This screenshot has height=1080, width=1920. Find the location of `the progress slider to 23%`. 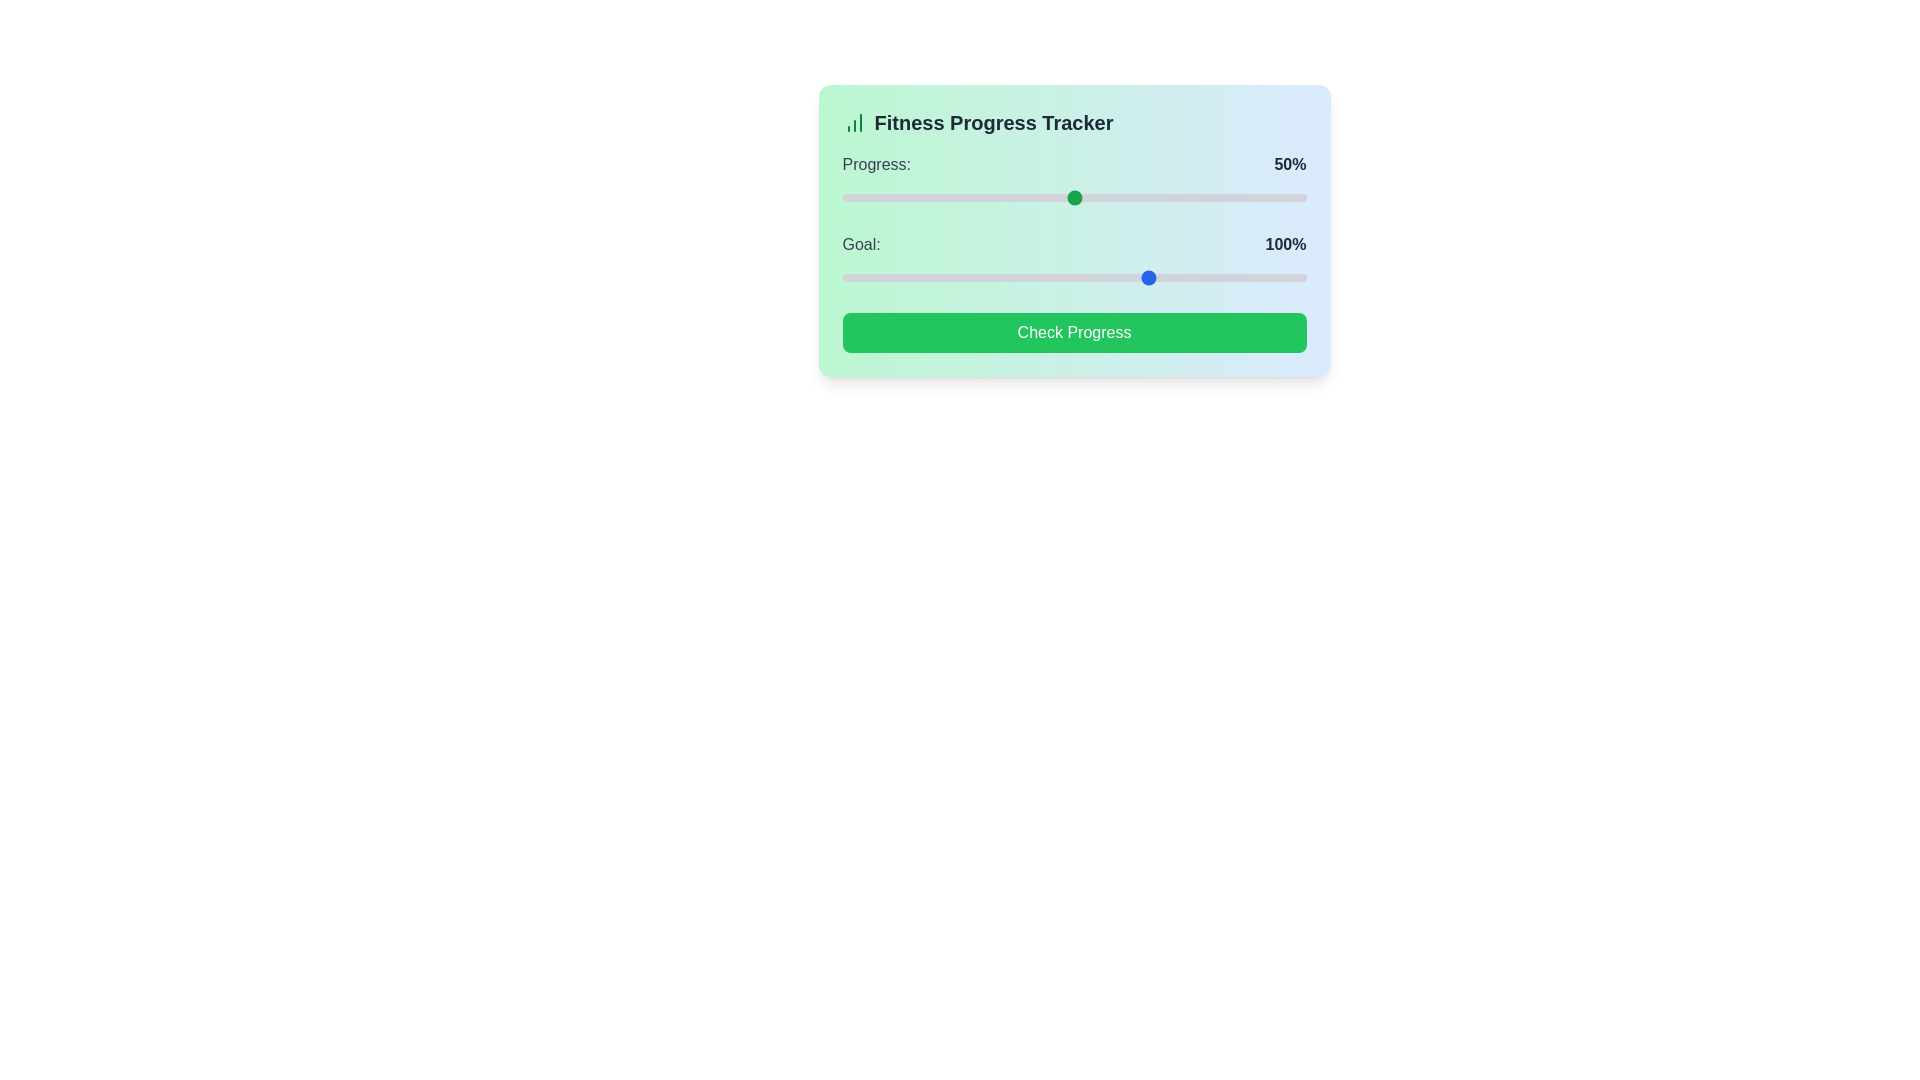

the progress slider to 23% is located at coordinates (948, 197).